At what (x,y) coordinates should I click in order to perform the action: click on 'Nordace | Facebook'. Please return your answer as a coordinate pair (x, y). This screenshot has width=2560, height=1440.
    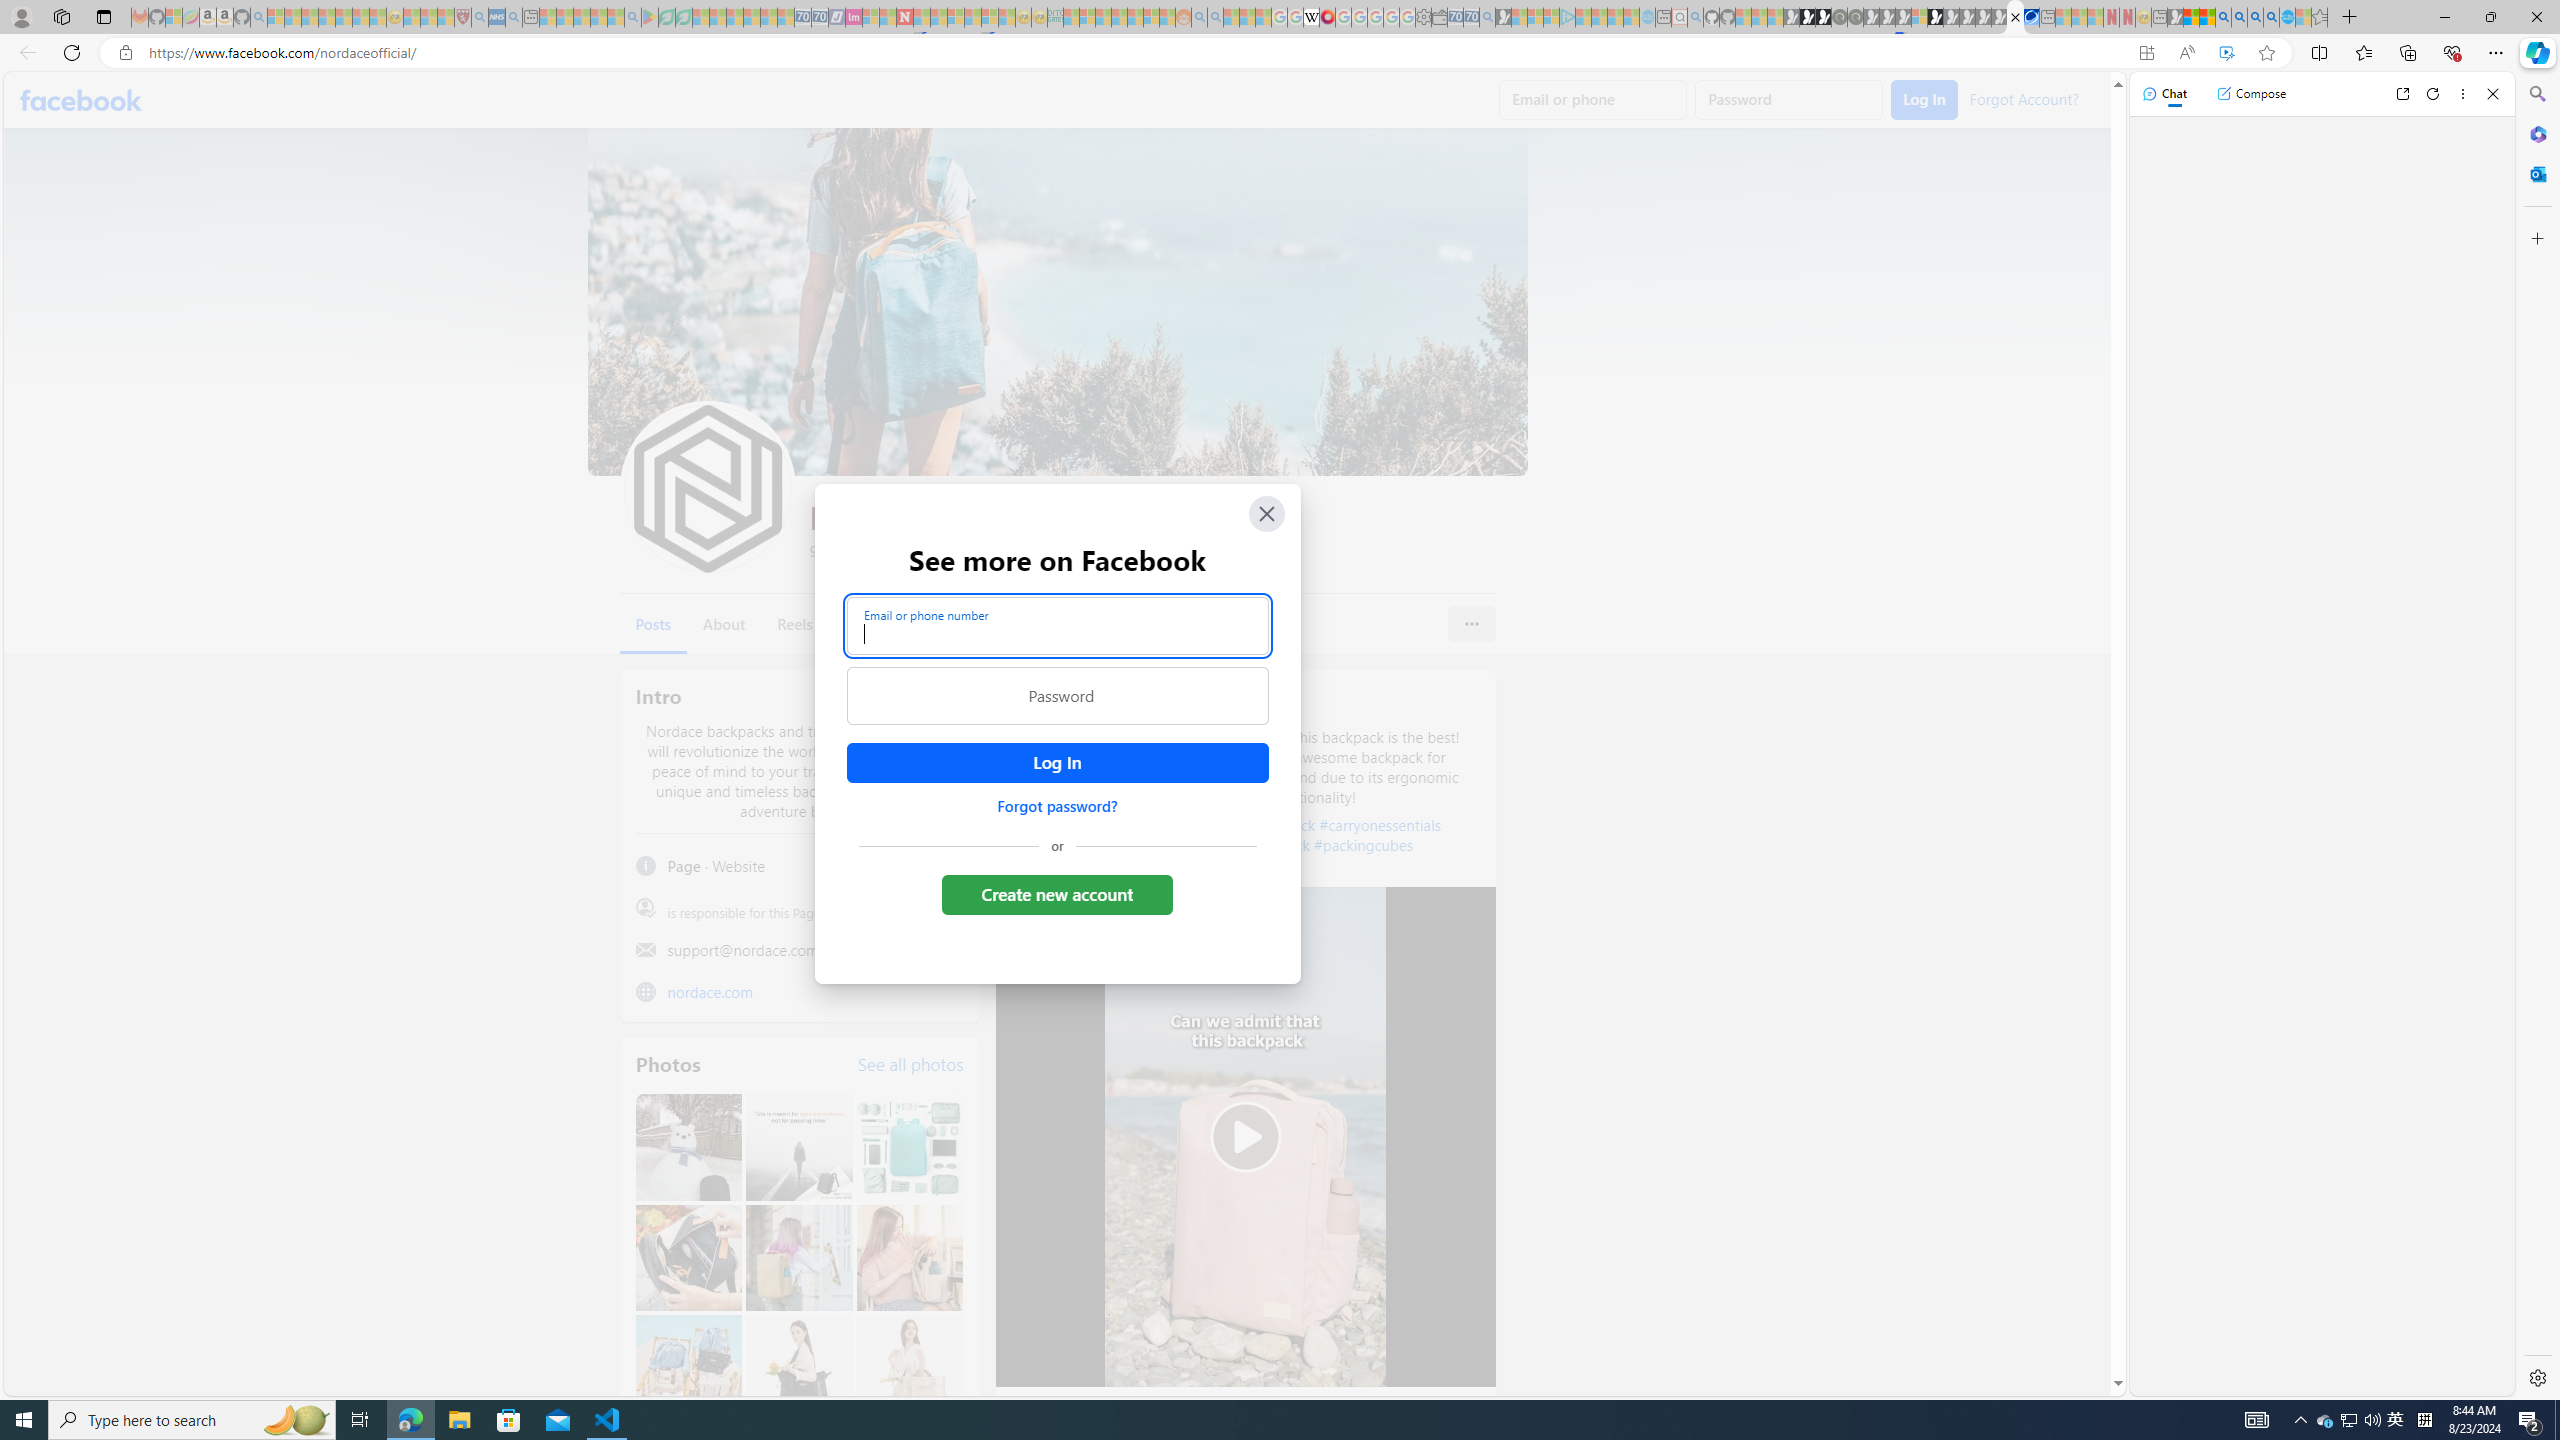
    Looking at the image, I should click on (2015, 16).